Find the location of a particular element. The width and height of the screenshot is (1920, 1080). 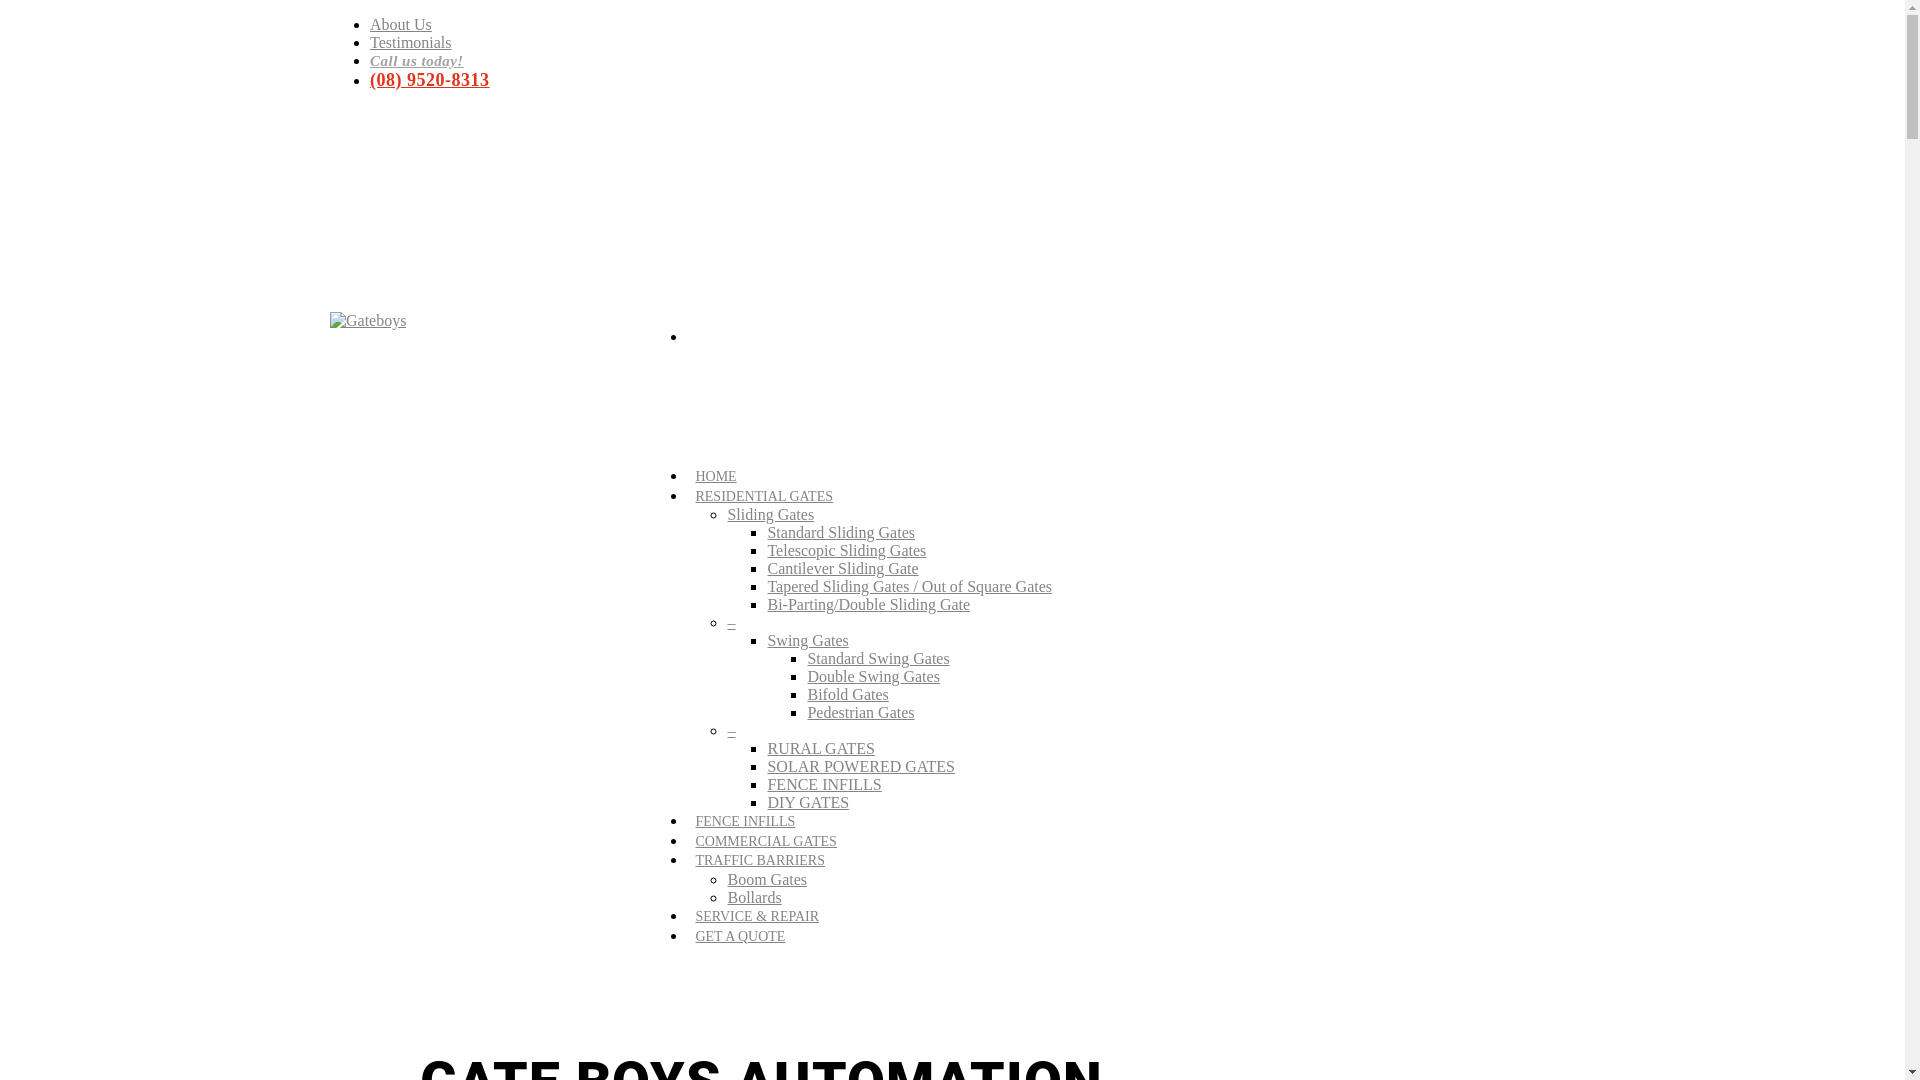

'Cantilever Sliding Gate' is located at coordinates (842, 568).